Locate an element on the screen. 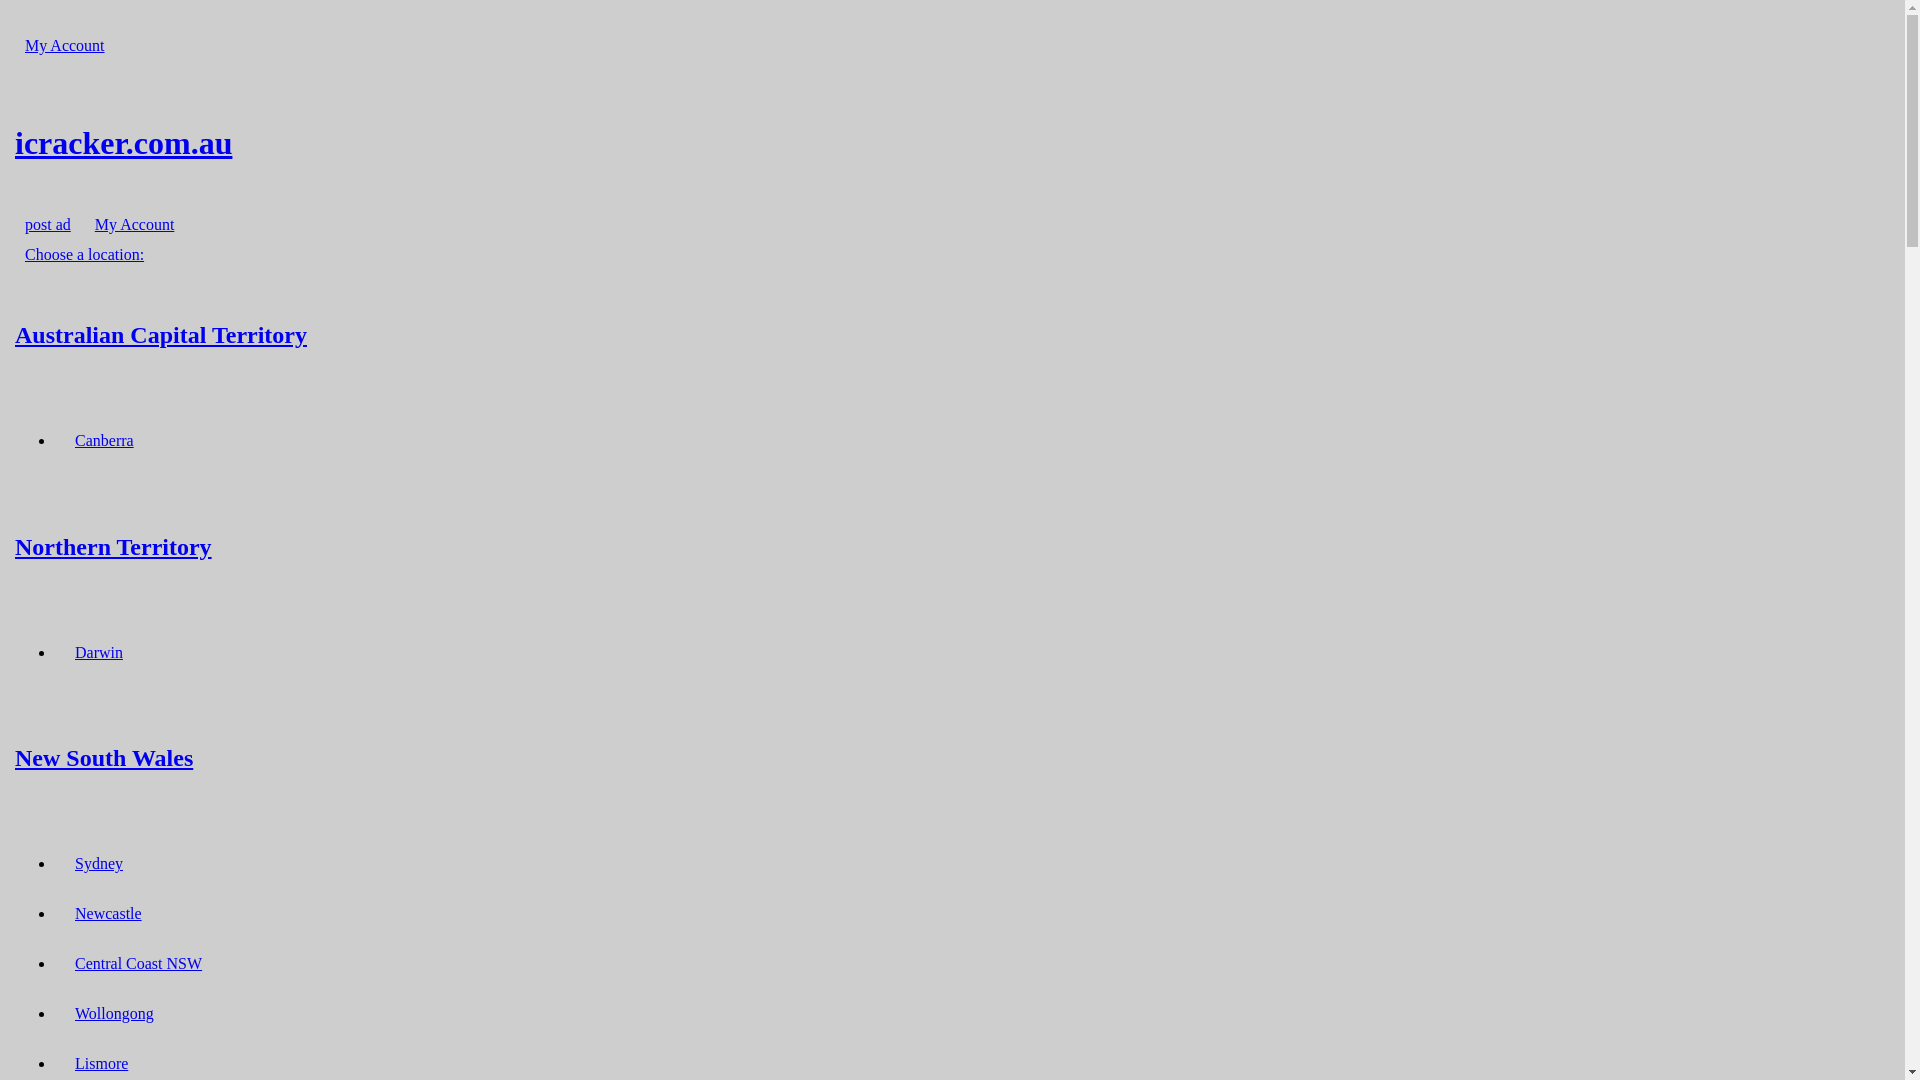 The height and width of the screenshot is (1080, 1920). 'Canberra' is located at coordinates (103, 439).